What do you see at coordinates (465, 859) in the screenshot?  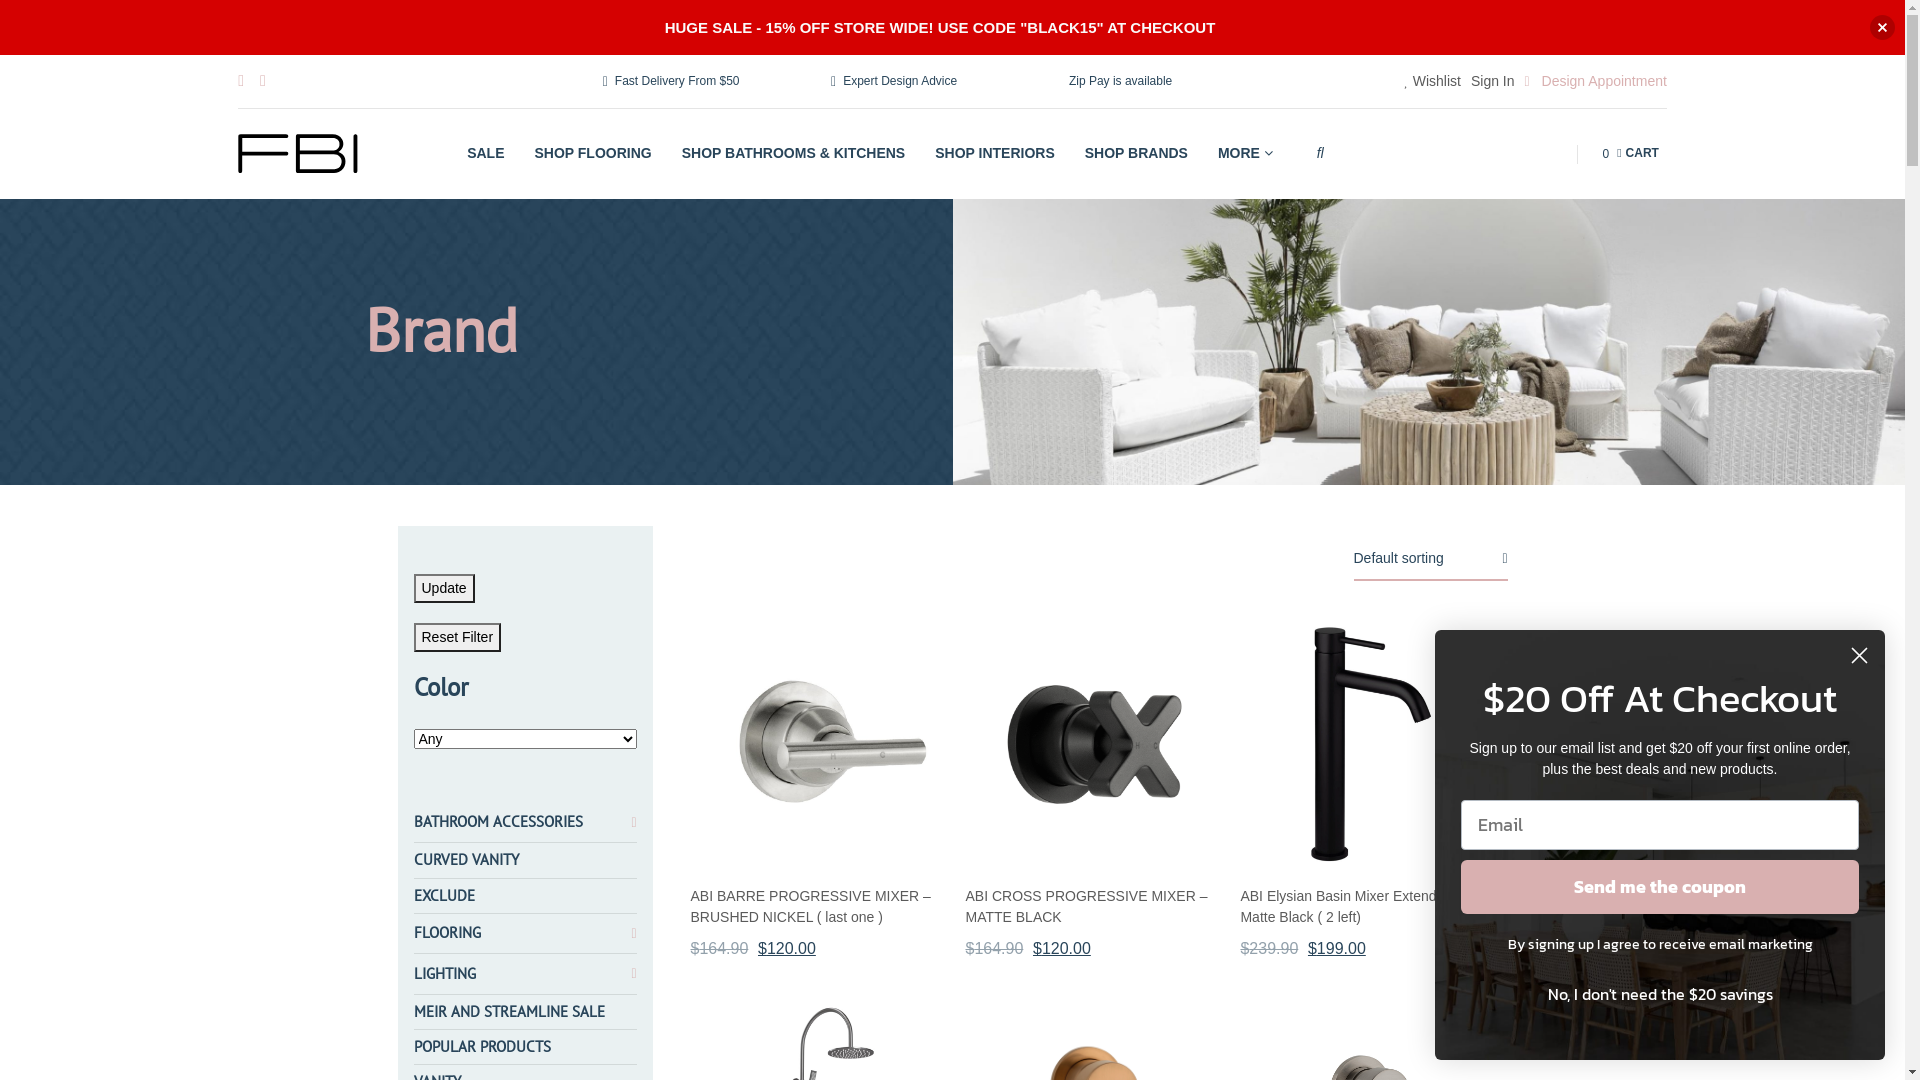 I see `'CURVED VANITY'` at bounding box center [465, 859].